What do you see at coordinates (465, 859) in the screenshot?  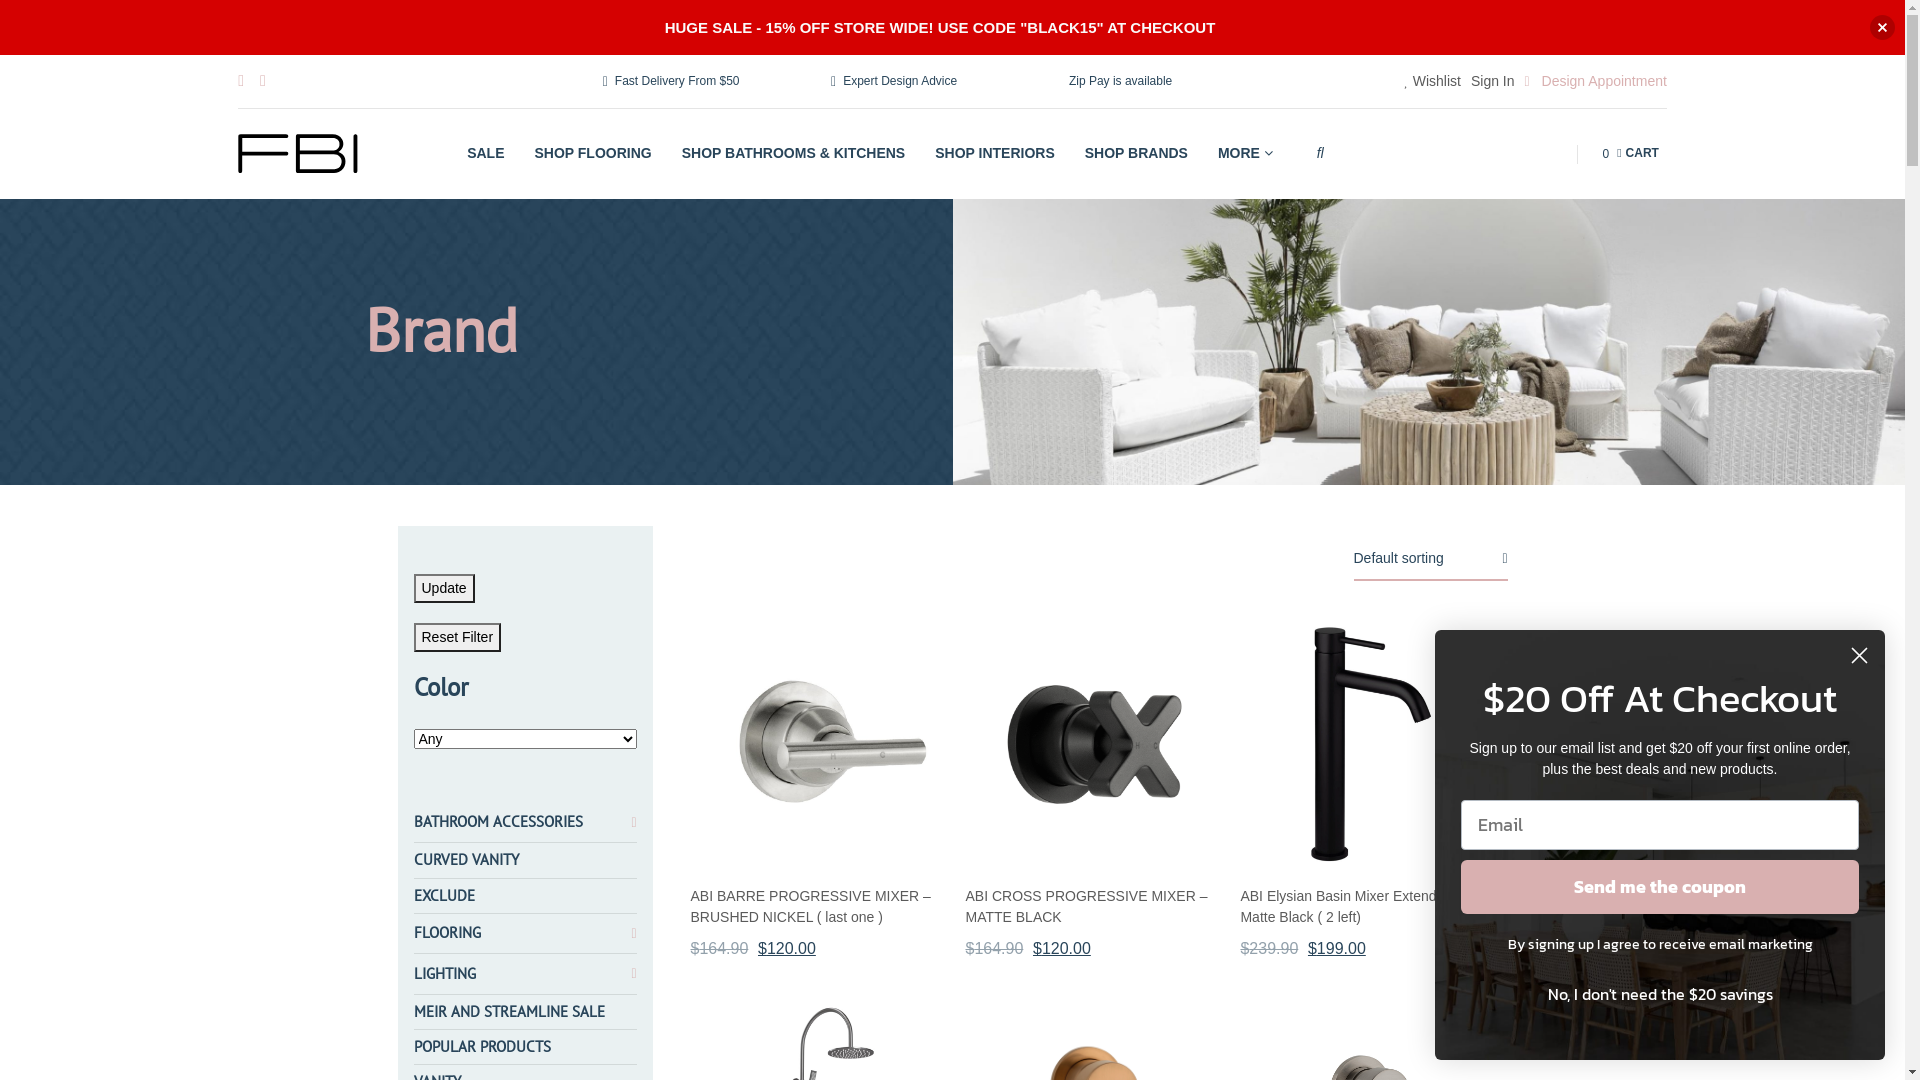 I see `'CURVED VANITY'` at bounding box center [465, 859].